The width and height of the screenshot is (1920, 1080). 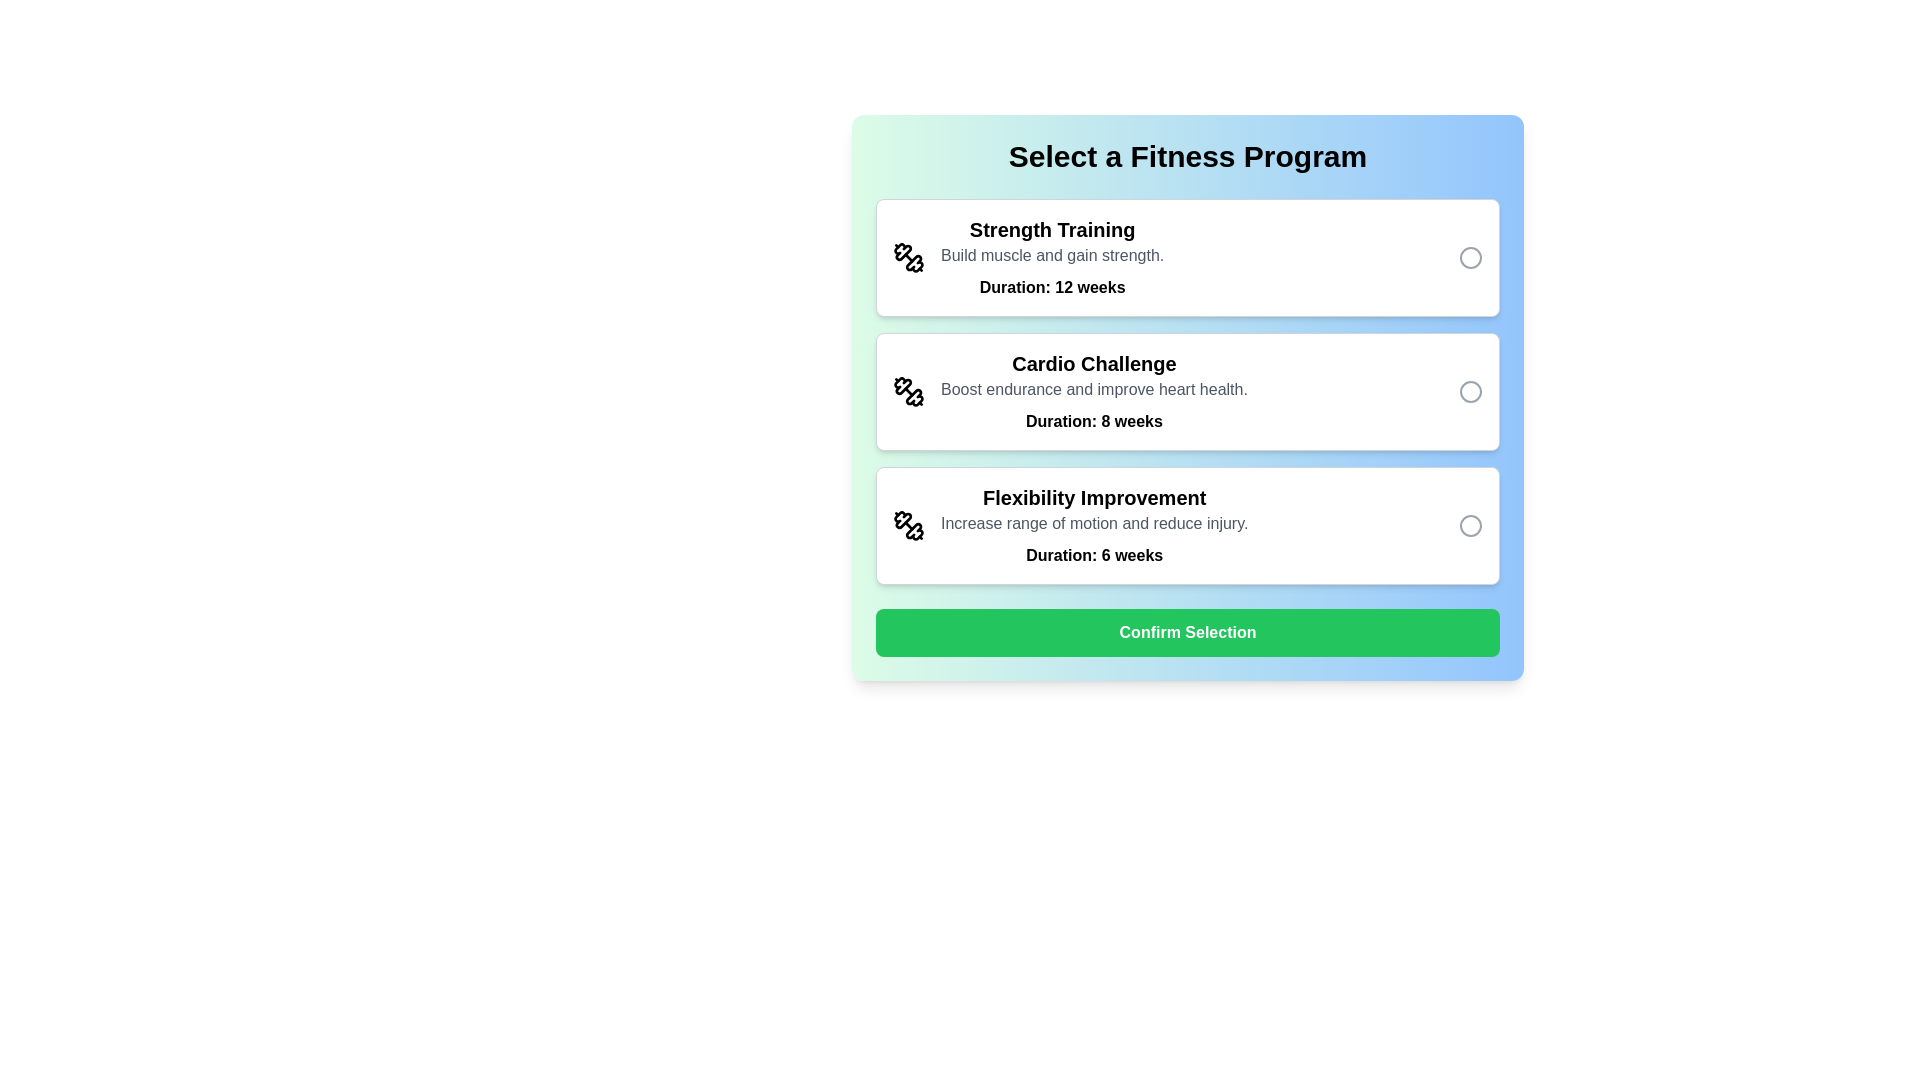 What do you see at coordinates (902, 251) in the screenshot?
I see `the fitness-related icon in the 'Strength Training' section of the program options` at bounding box center [902, 251].